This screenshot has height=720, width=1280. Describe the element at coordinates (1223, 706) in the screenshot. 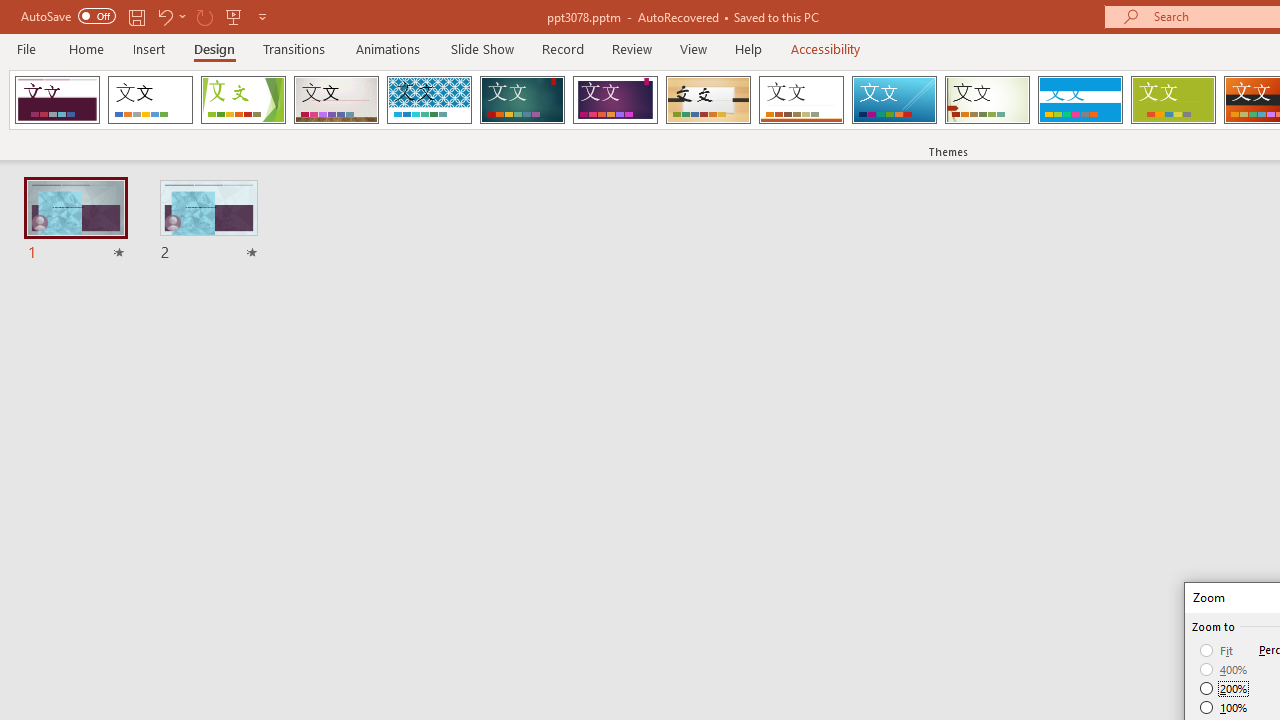

I see `'100%'` at that location.